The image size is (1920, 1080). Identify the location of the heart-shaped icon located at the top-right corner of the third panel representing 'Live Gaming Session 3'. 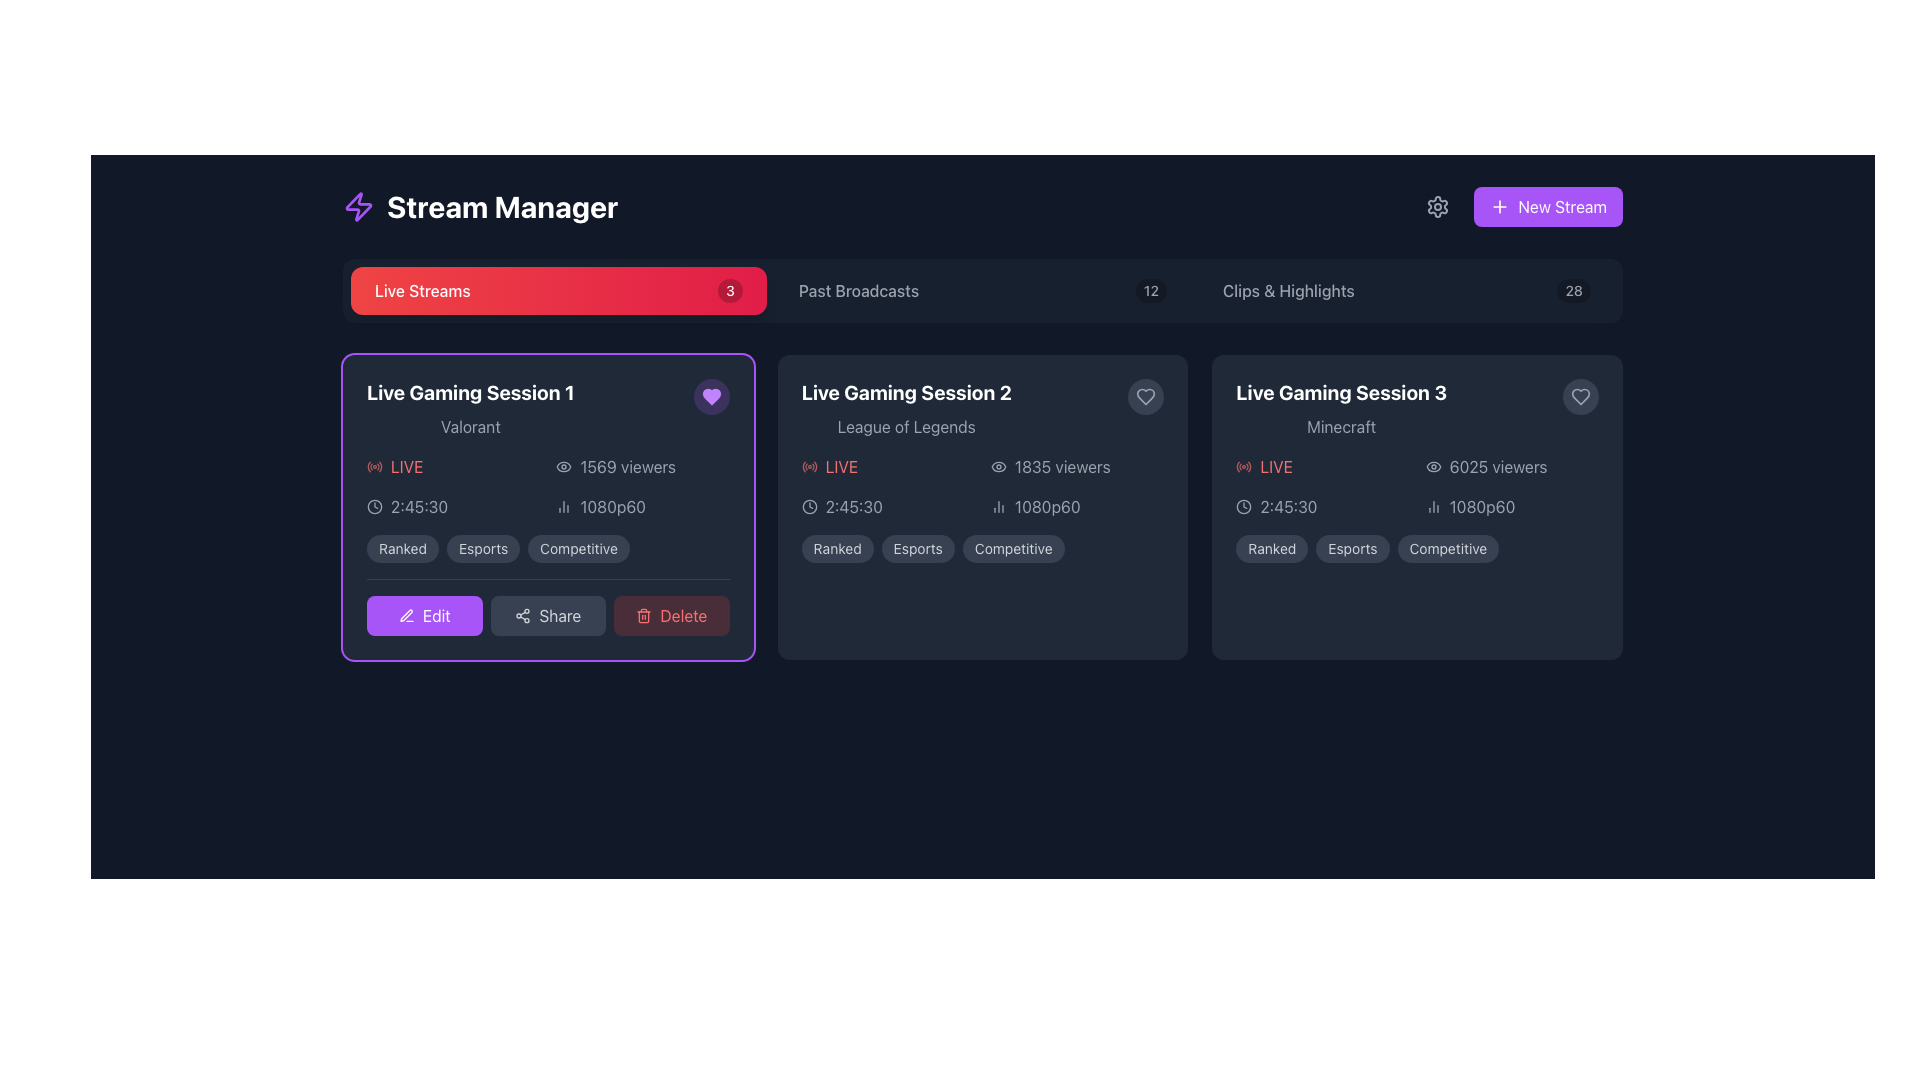
(1146, 397).